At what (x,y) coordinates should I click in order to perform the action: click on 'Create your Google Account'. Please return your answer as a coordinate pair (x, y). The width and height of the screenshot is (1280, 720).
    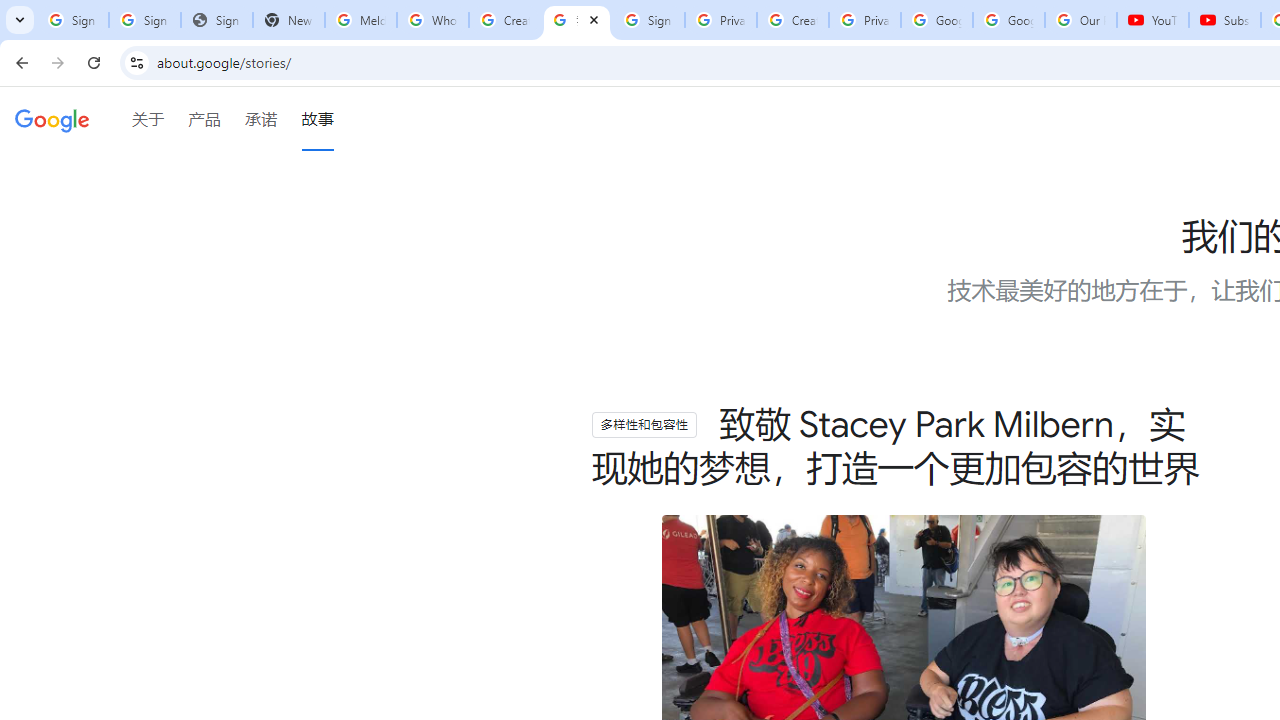
    Looking at the image, I should click on (791, 20).